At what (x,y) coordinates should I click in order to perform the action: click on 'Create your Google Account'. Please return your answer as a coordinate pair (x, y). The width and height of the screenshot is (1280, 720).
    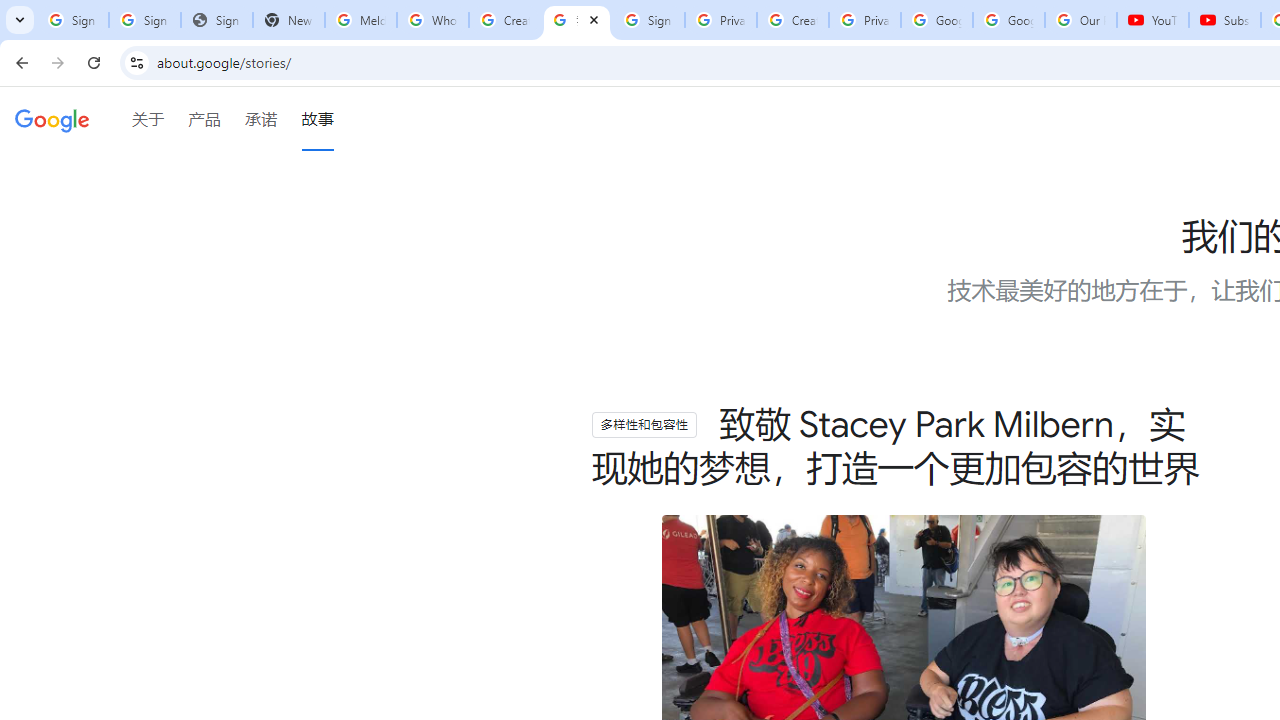
    Looking at the image, I should click on (791, 20).